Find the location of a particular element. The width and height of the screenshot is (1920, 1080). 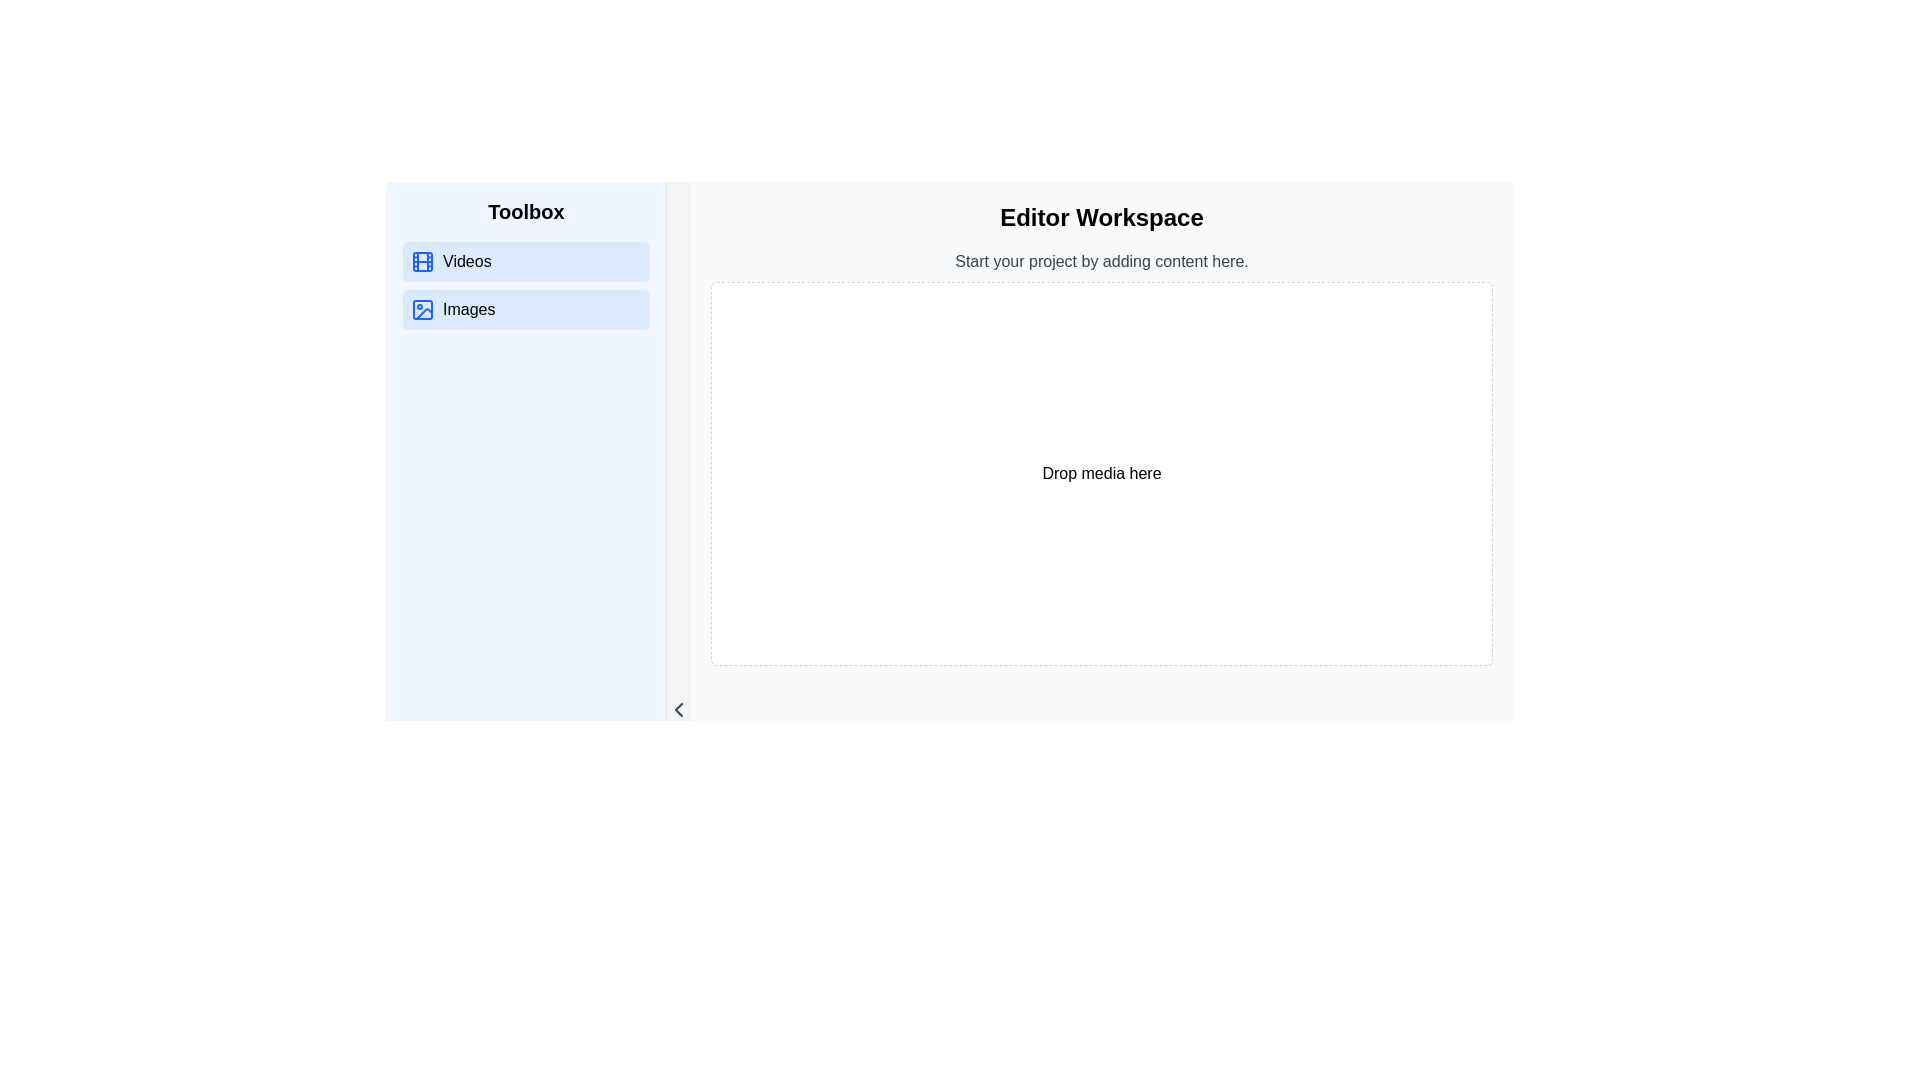

the text label that serves as the header for the workspace, indicating the purpose of the section below it is located at coordinates (1101, 218).